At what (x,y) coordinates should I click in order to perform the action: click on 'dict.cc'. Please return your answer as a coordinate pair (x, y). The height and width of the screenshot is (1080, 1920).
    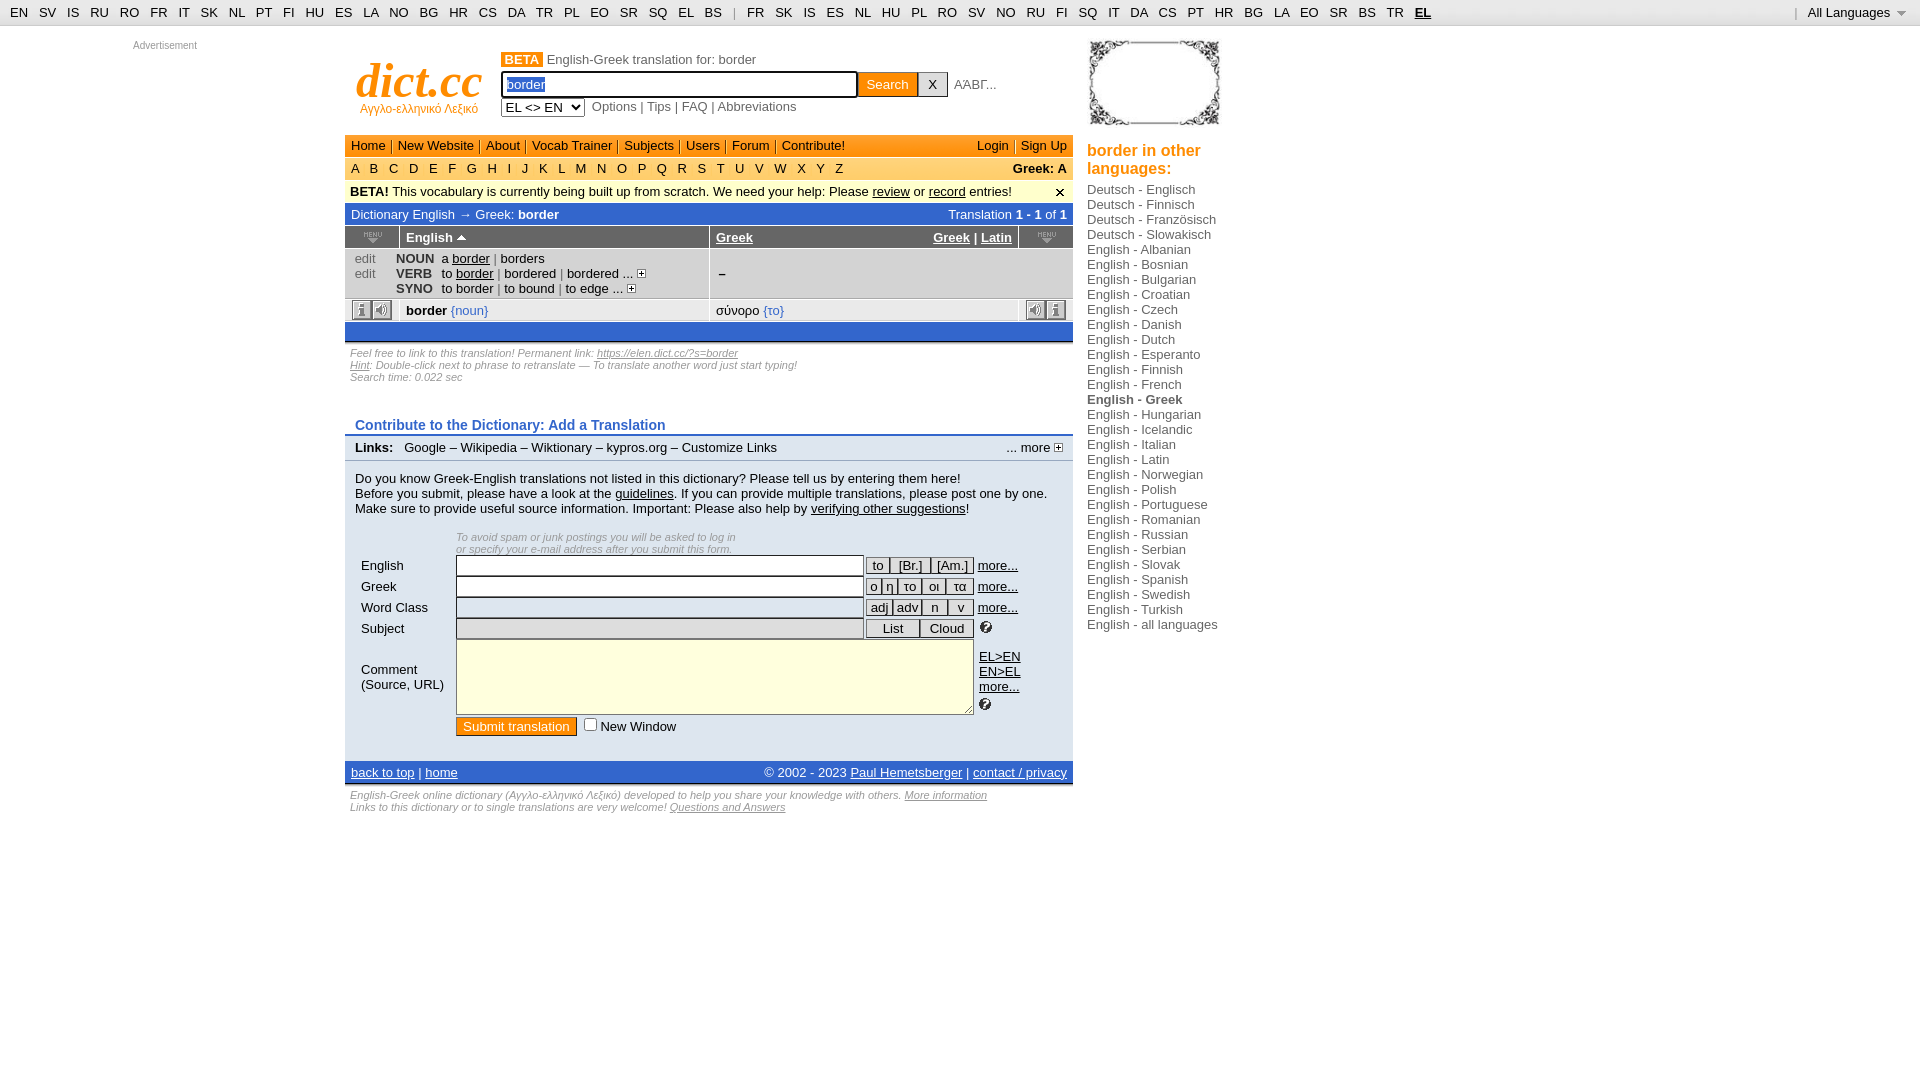
    Looking at the image, I should click on (355, 79).